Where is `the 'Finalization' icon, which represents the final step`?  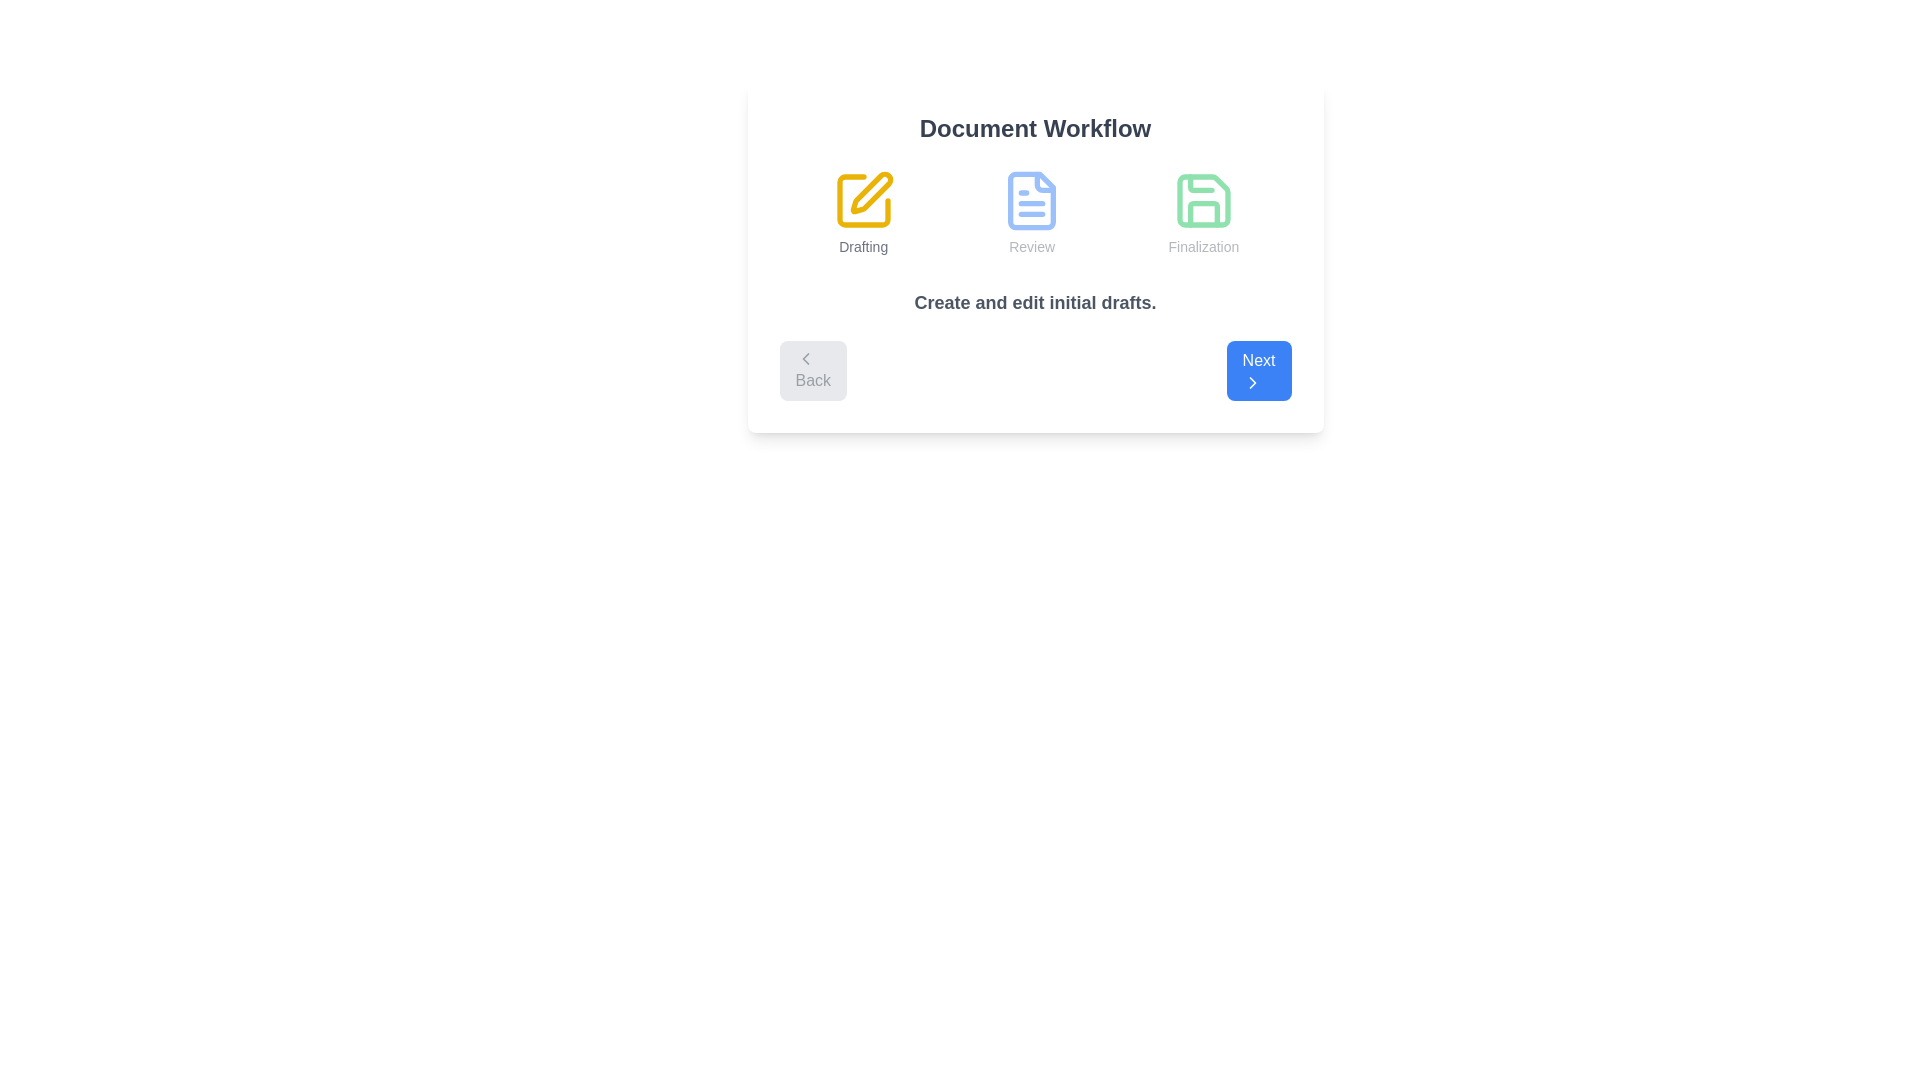
the 'Finalization' icon, which represents the final step is located at coordinates (1202, 200).